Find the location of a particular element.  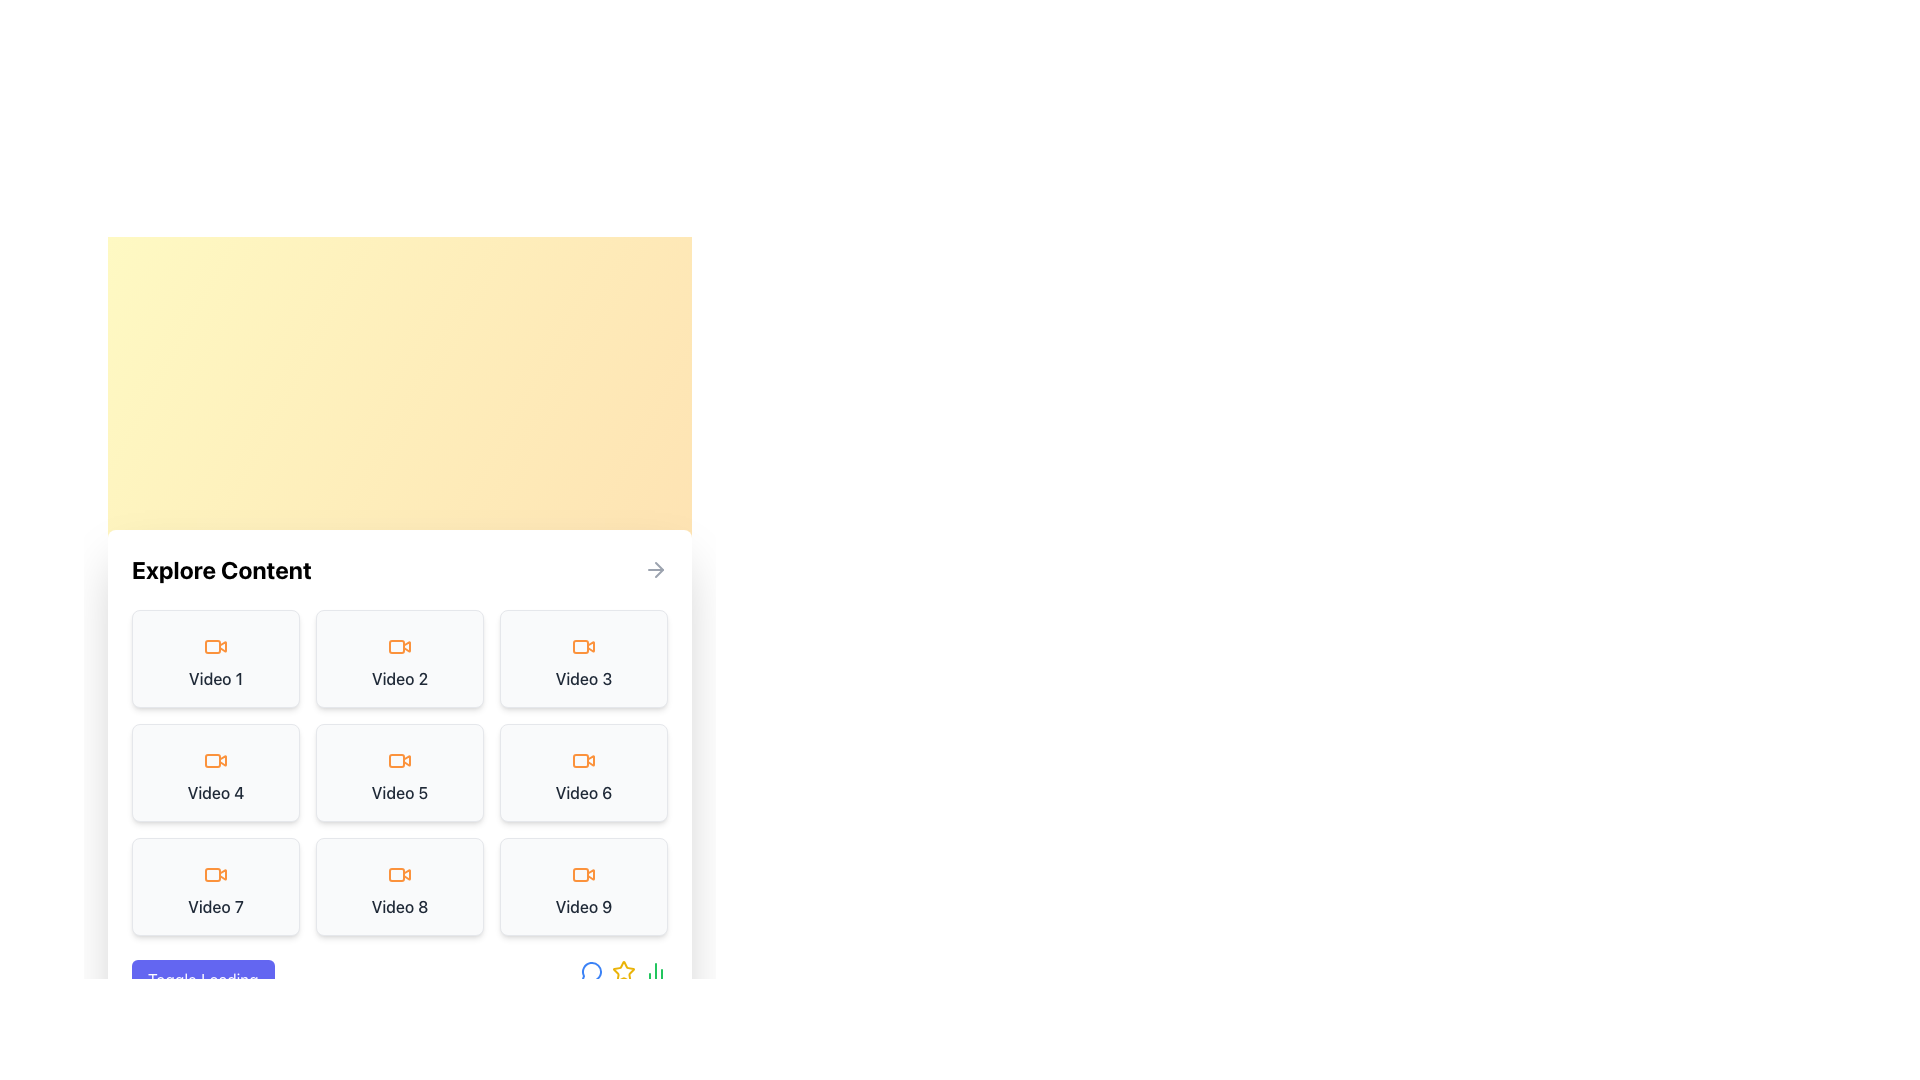

the static text label displaying 'Video 9' located at the bottom-right corner of the grid is located at coordinates (583, 906).